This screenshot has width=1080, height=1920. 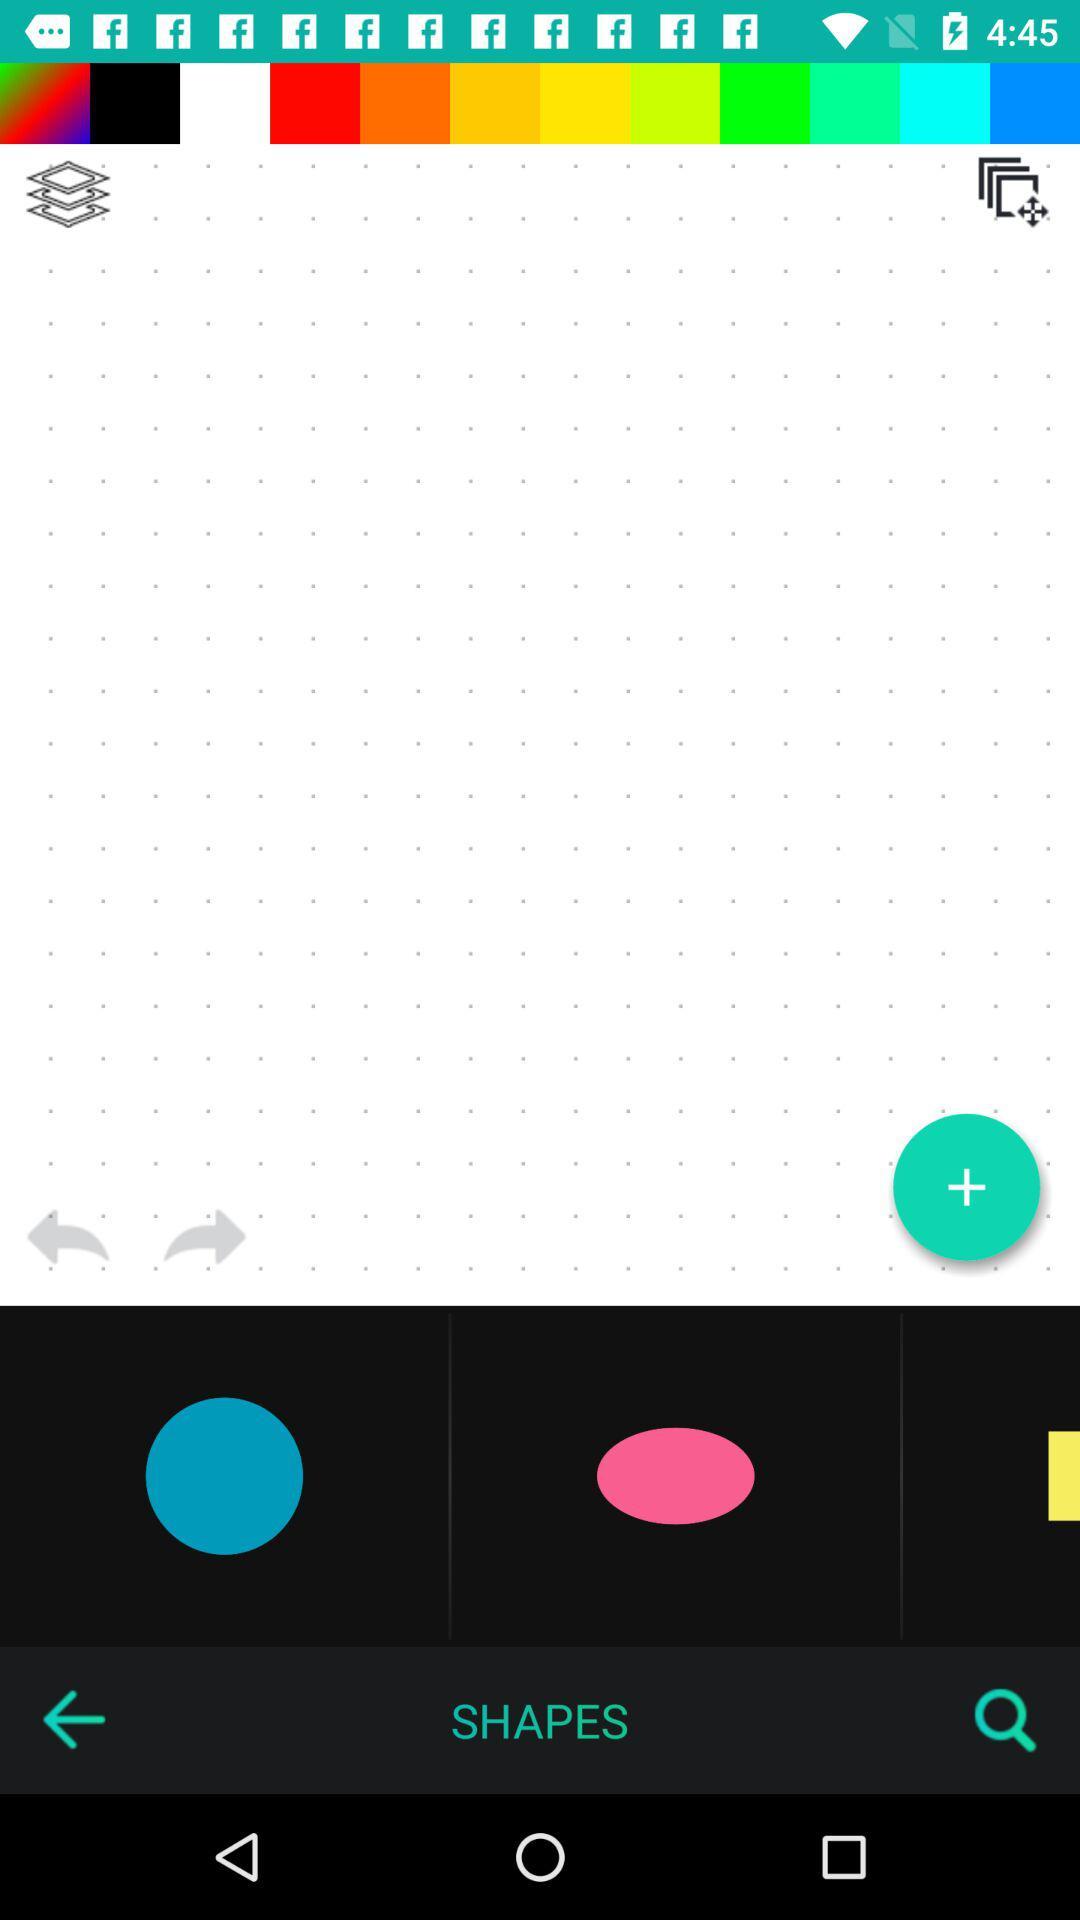 What do you see at coordinates (965, 1187) in the screenshot?
I see `the add icon` at bounding box center [965, 1187].